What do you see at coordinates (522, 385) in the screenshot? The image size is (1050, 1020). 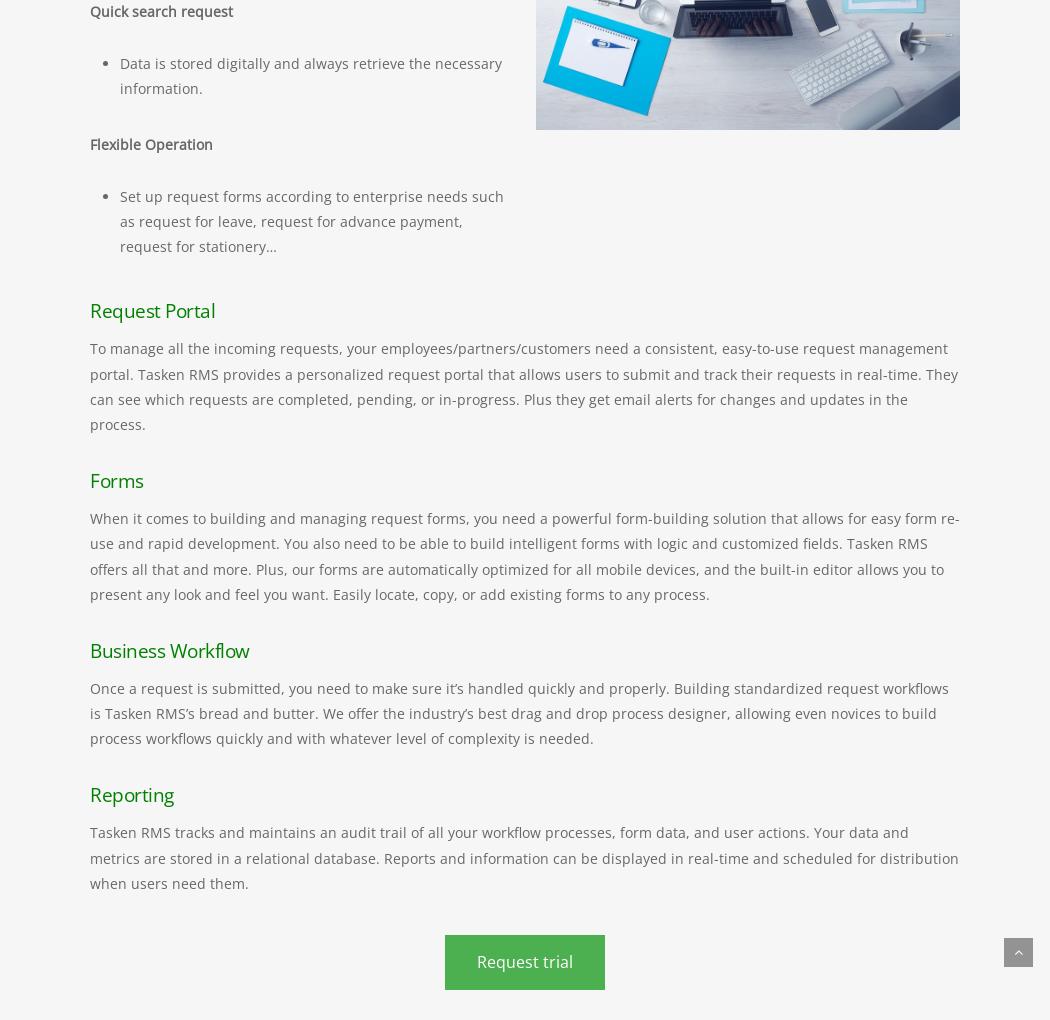 I see `'To manage all the incoming requests, your employees/partners/customers need a consistent, easy-to-use request management portal. Tasken RMS provides a personalized request portal that allows users to submit and track their requests in real-time. They can see which requests are completed, pending, or in-progress. Plus they get email alerts for changes and updates in the process.'` at bounding box center [522, 385].